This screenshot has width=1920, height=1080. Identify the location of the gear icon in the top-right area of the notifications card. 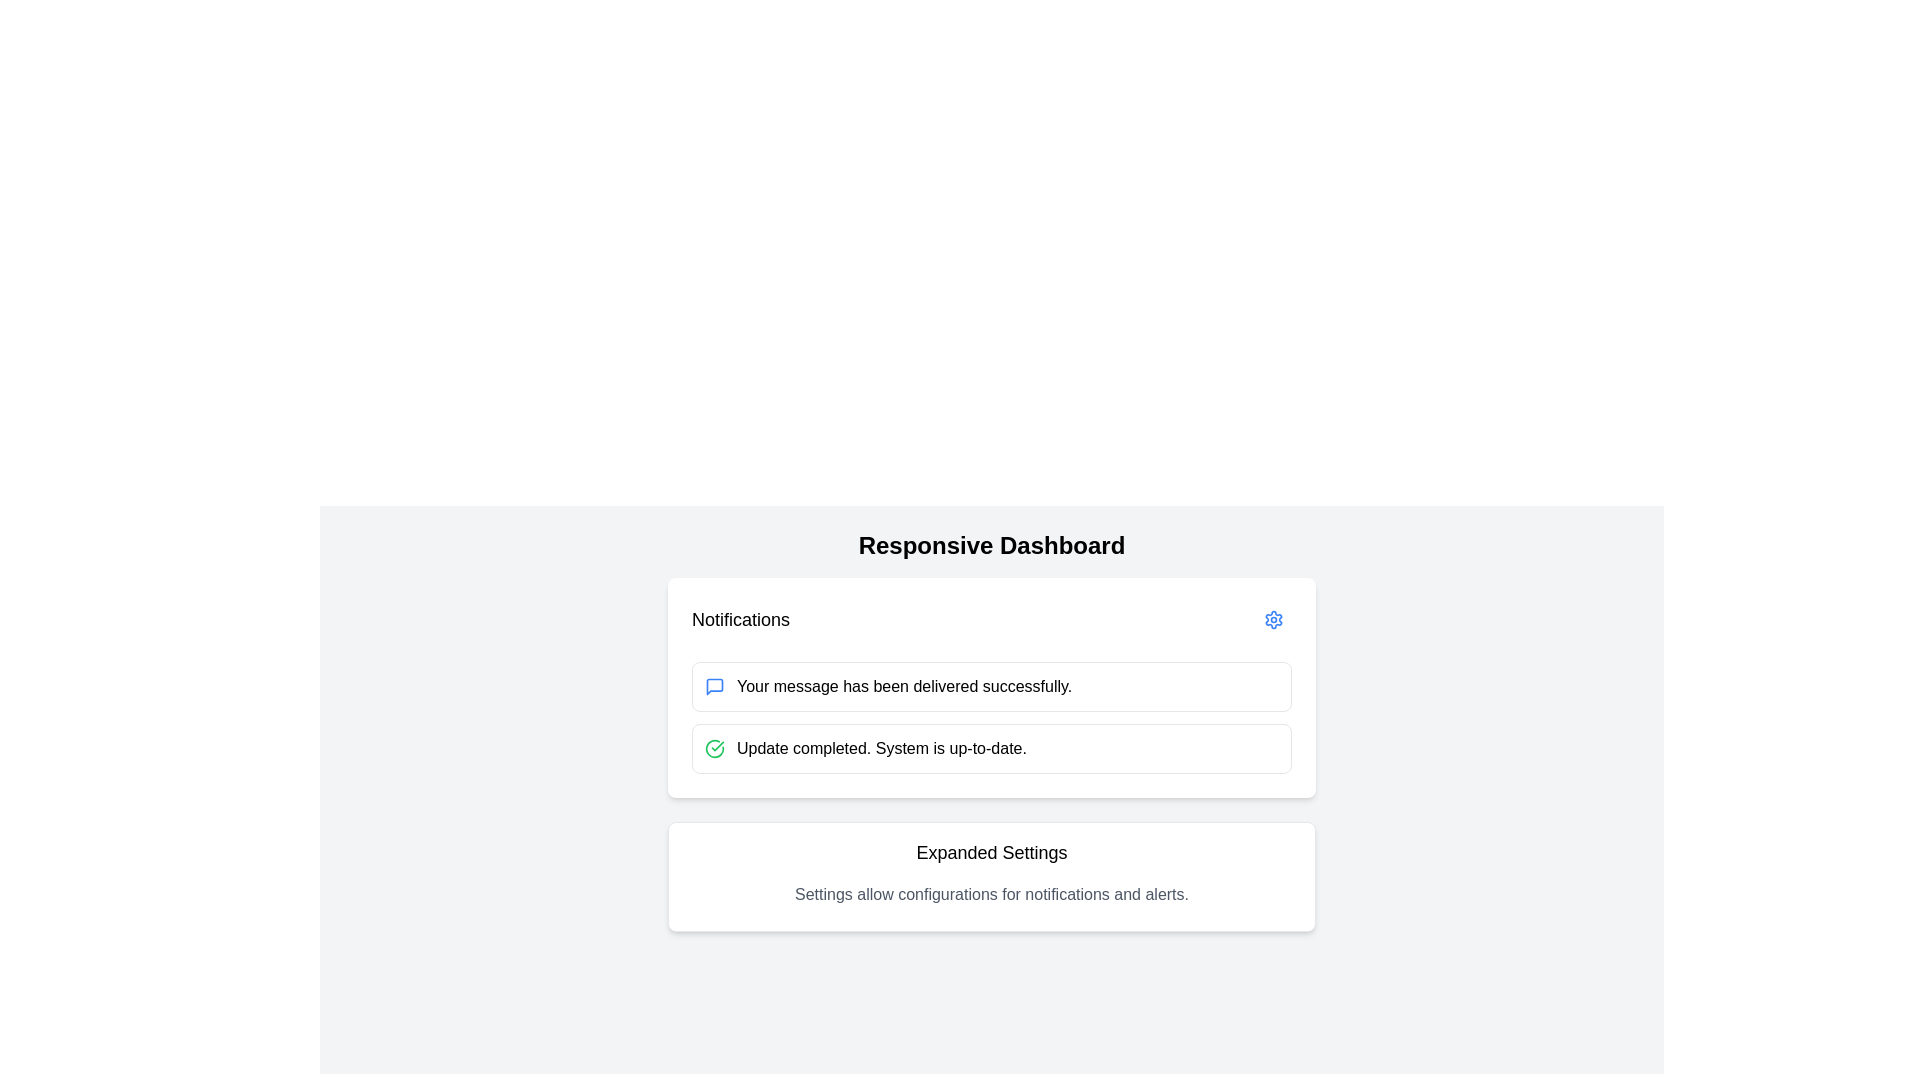
(1272, 619).